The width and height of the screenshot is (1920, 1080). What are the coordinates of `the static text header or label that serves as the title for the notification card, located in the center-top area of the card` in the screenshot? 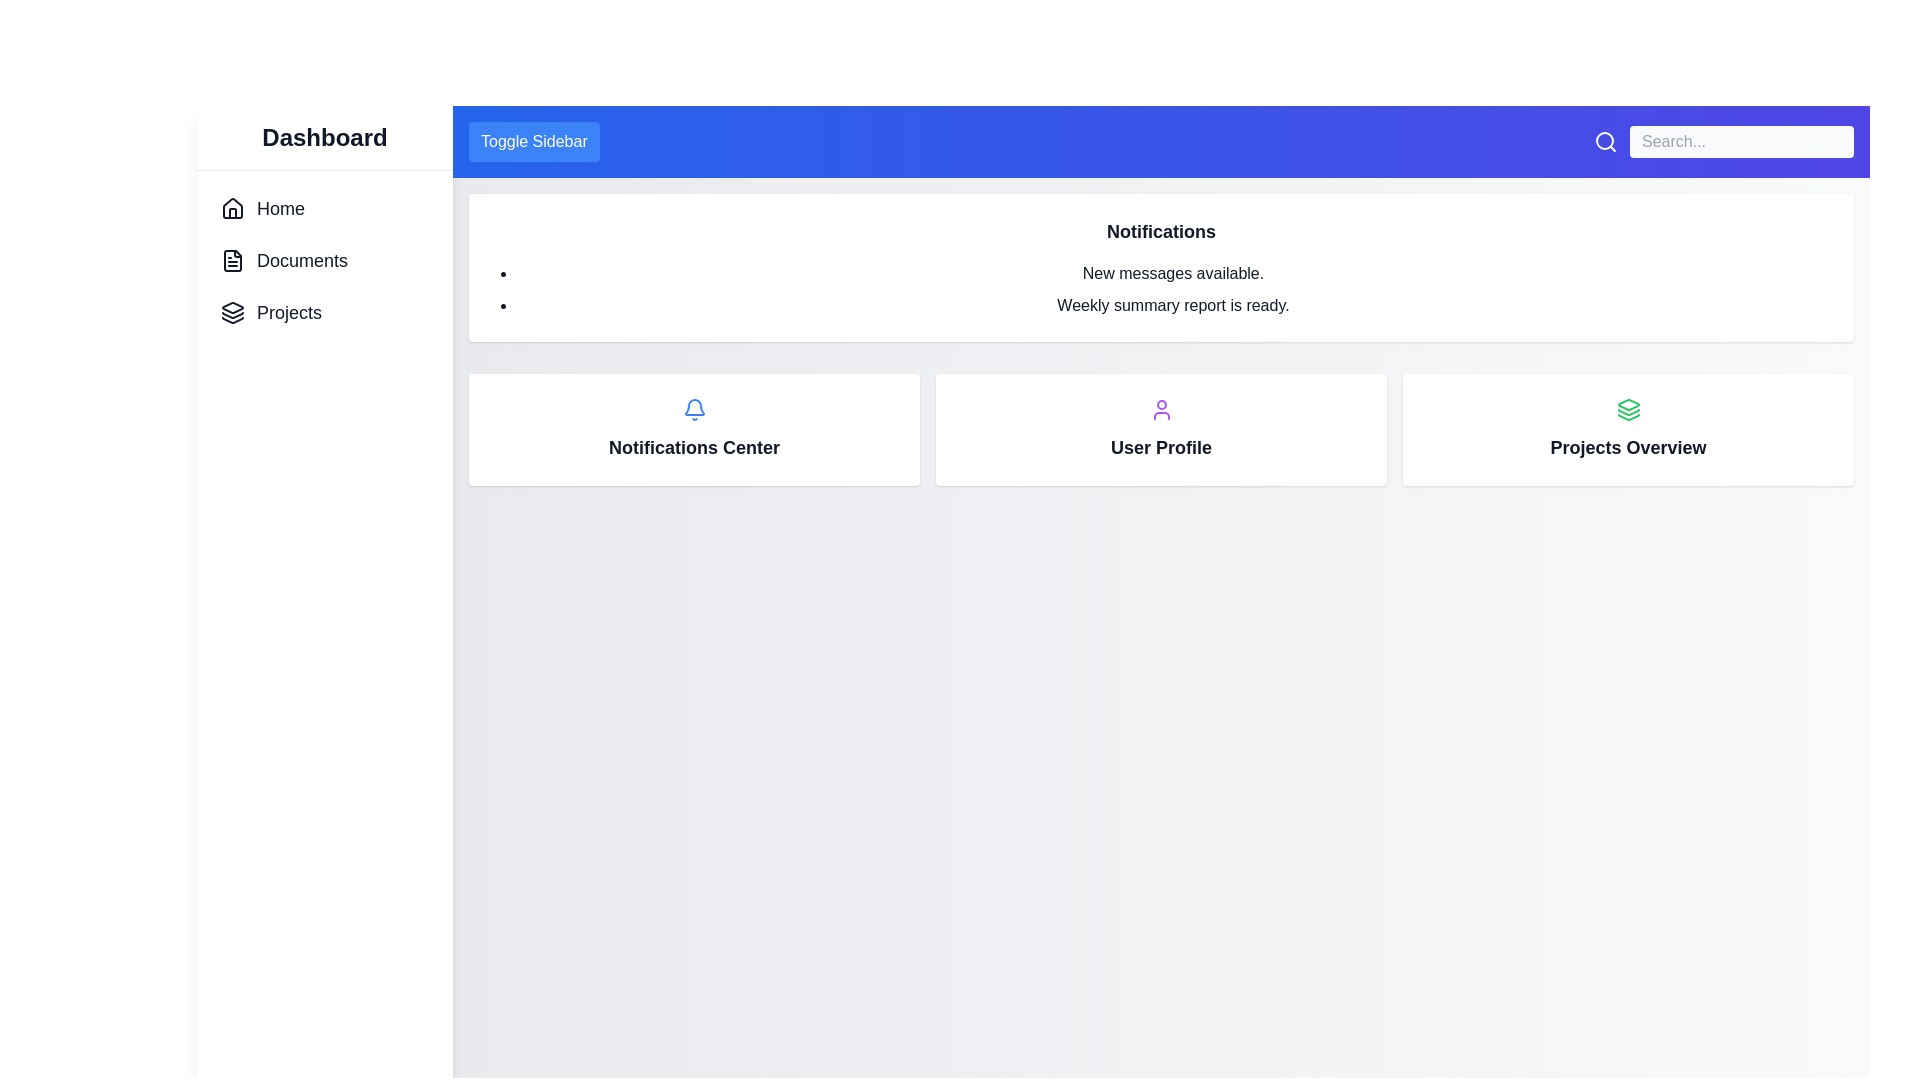 It's located at (1161, 230).